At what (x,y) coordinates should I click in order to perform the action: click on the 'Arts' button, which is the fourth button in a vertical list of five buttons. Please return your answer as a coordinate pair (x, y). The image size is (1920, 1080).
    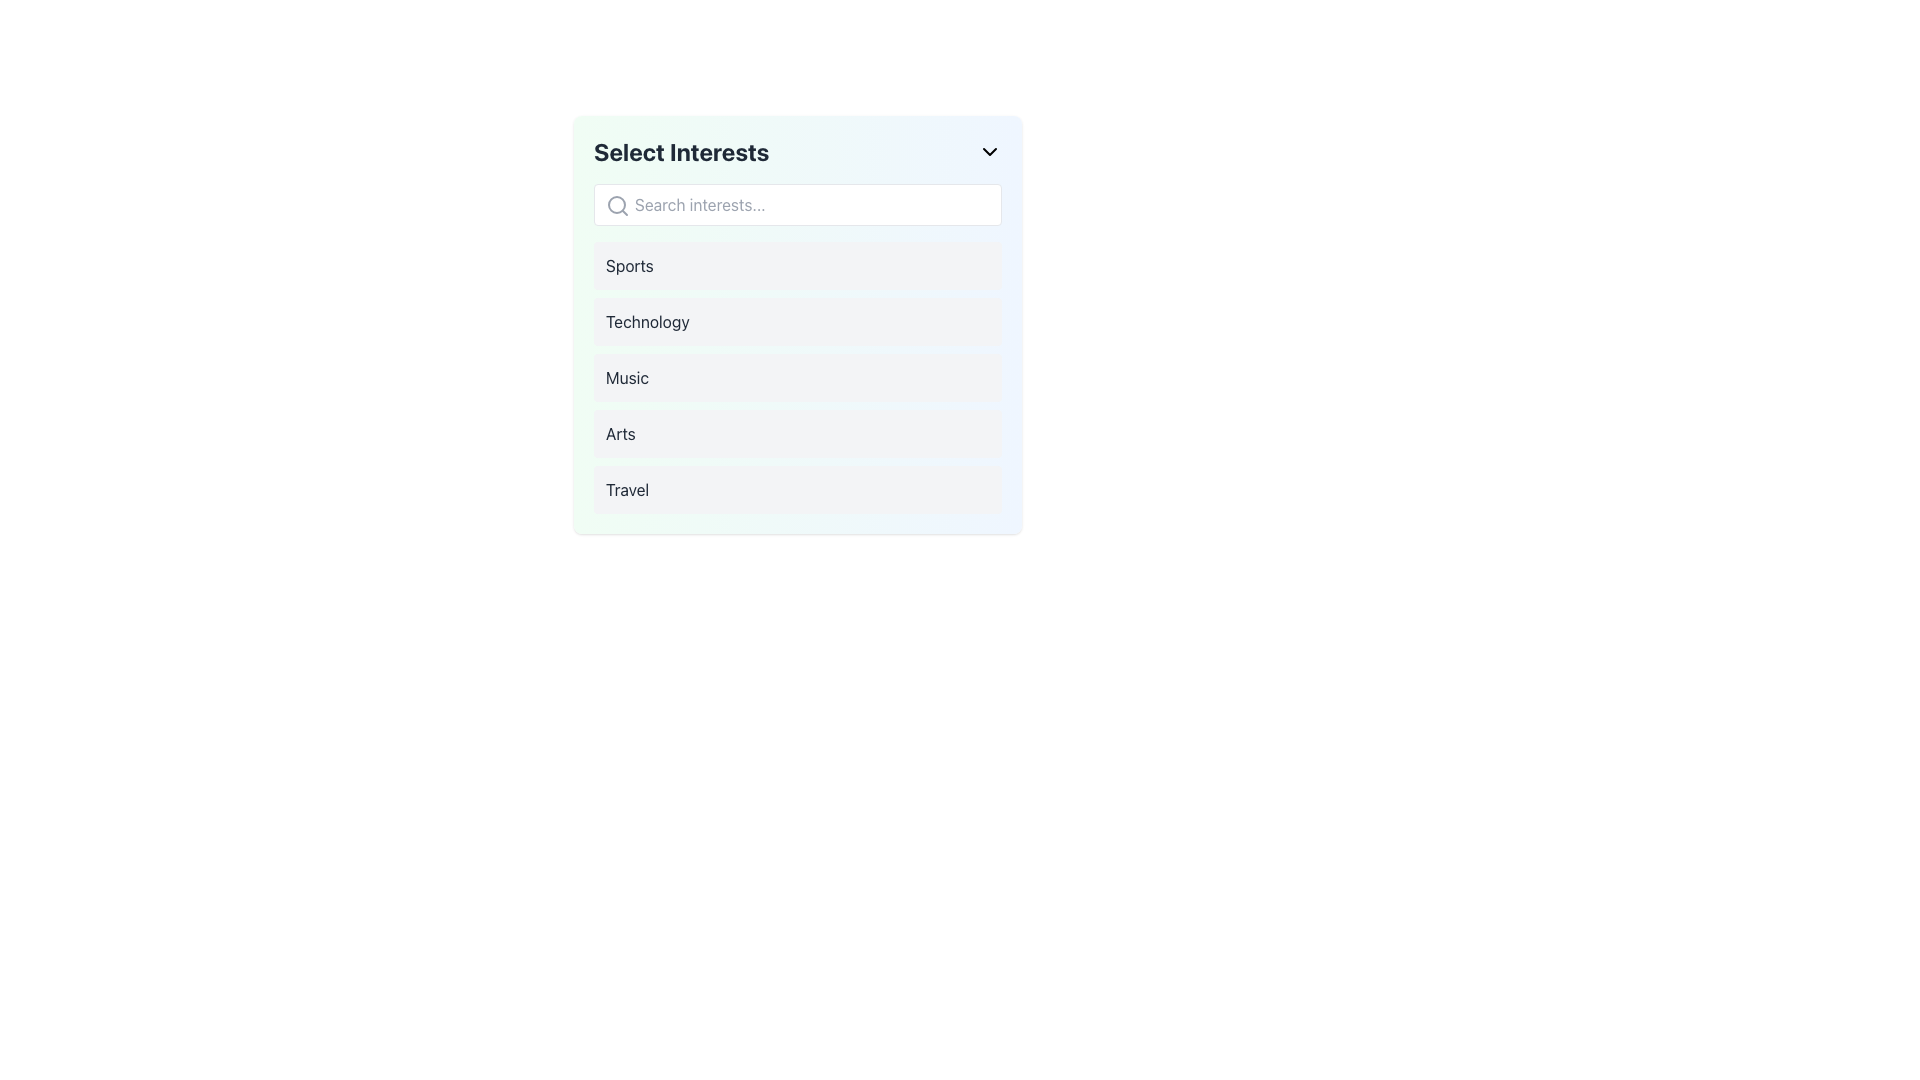
    Looking at the image, I should click on (796, 433).